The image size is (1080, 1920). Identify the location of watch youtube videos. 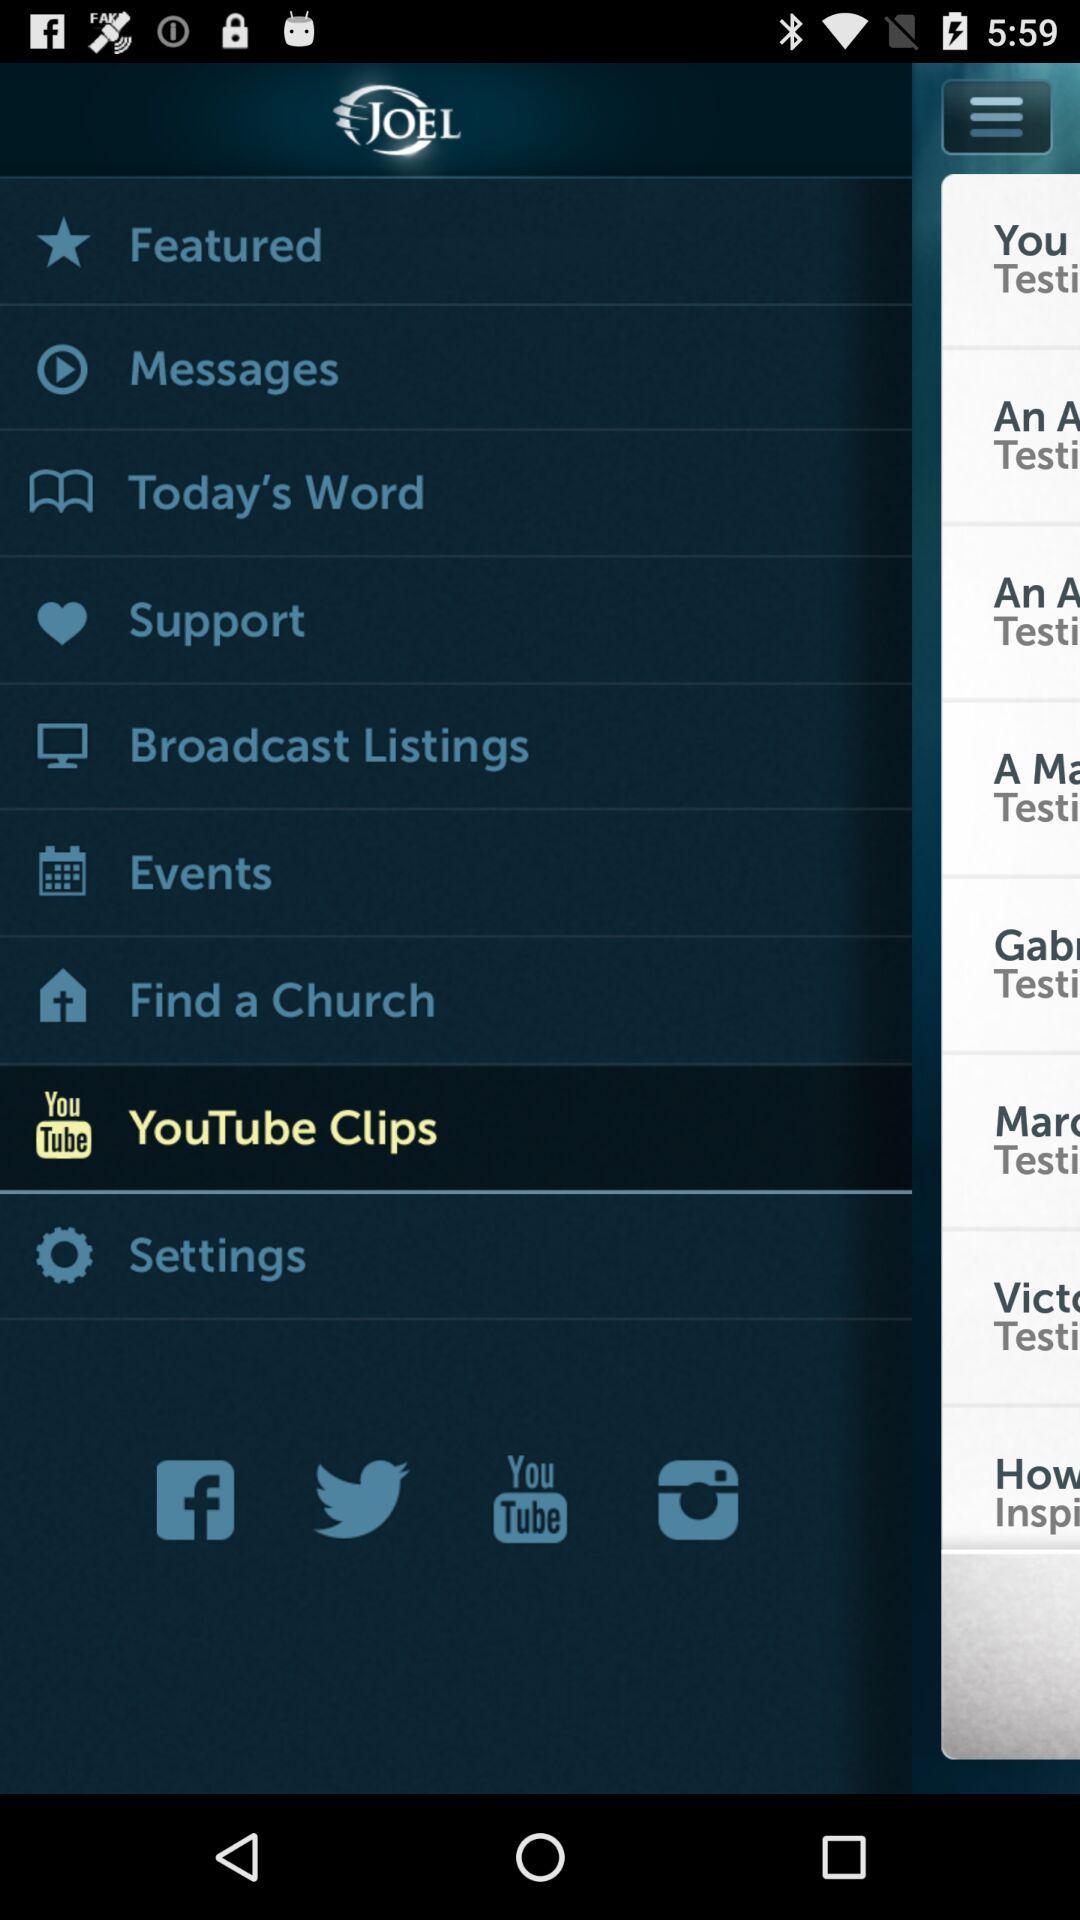
(455, 1130).